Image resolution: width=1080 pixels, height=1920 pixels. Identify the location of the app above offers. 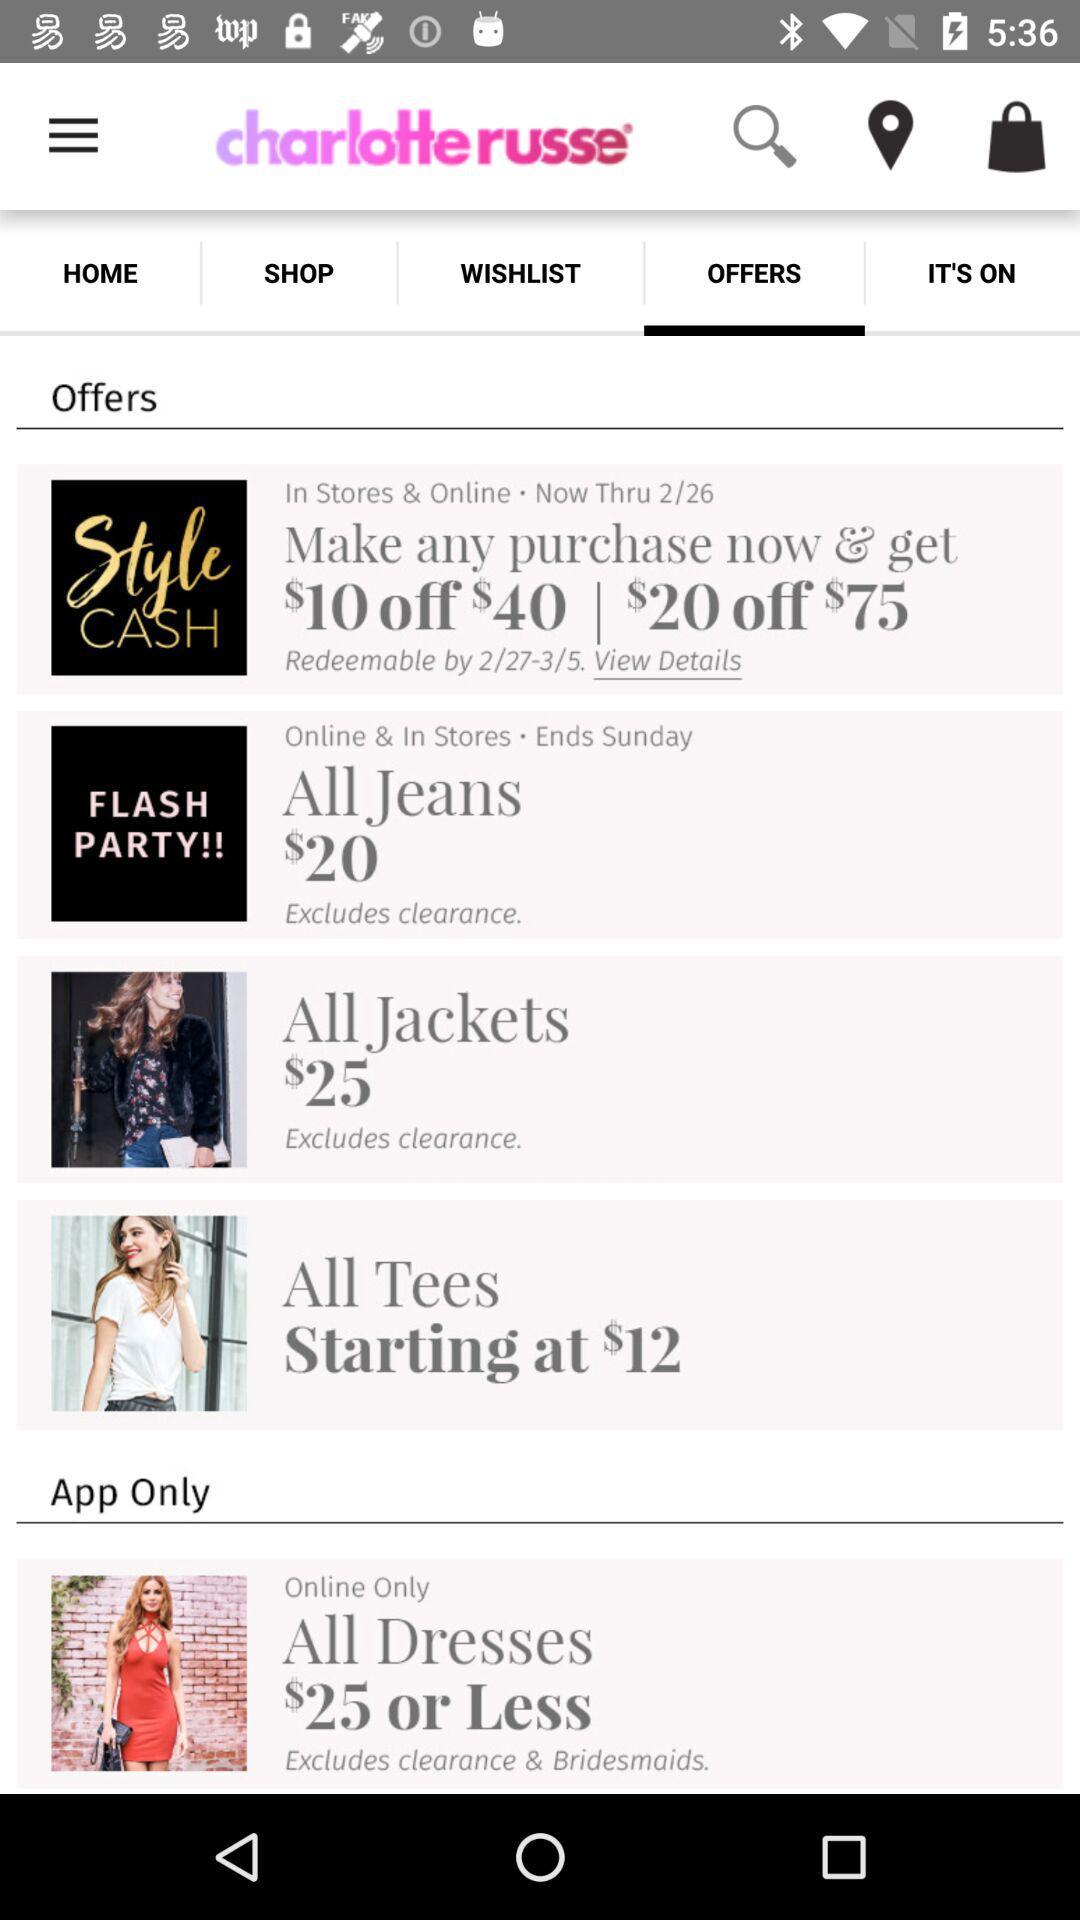
(764, 135).